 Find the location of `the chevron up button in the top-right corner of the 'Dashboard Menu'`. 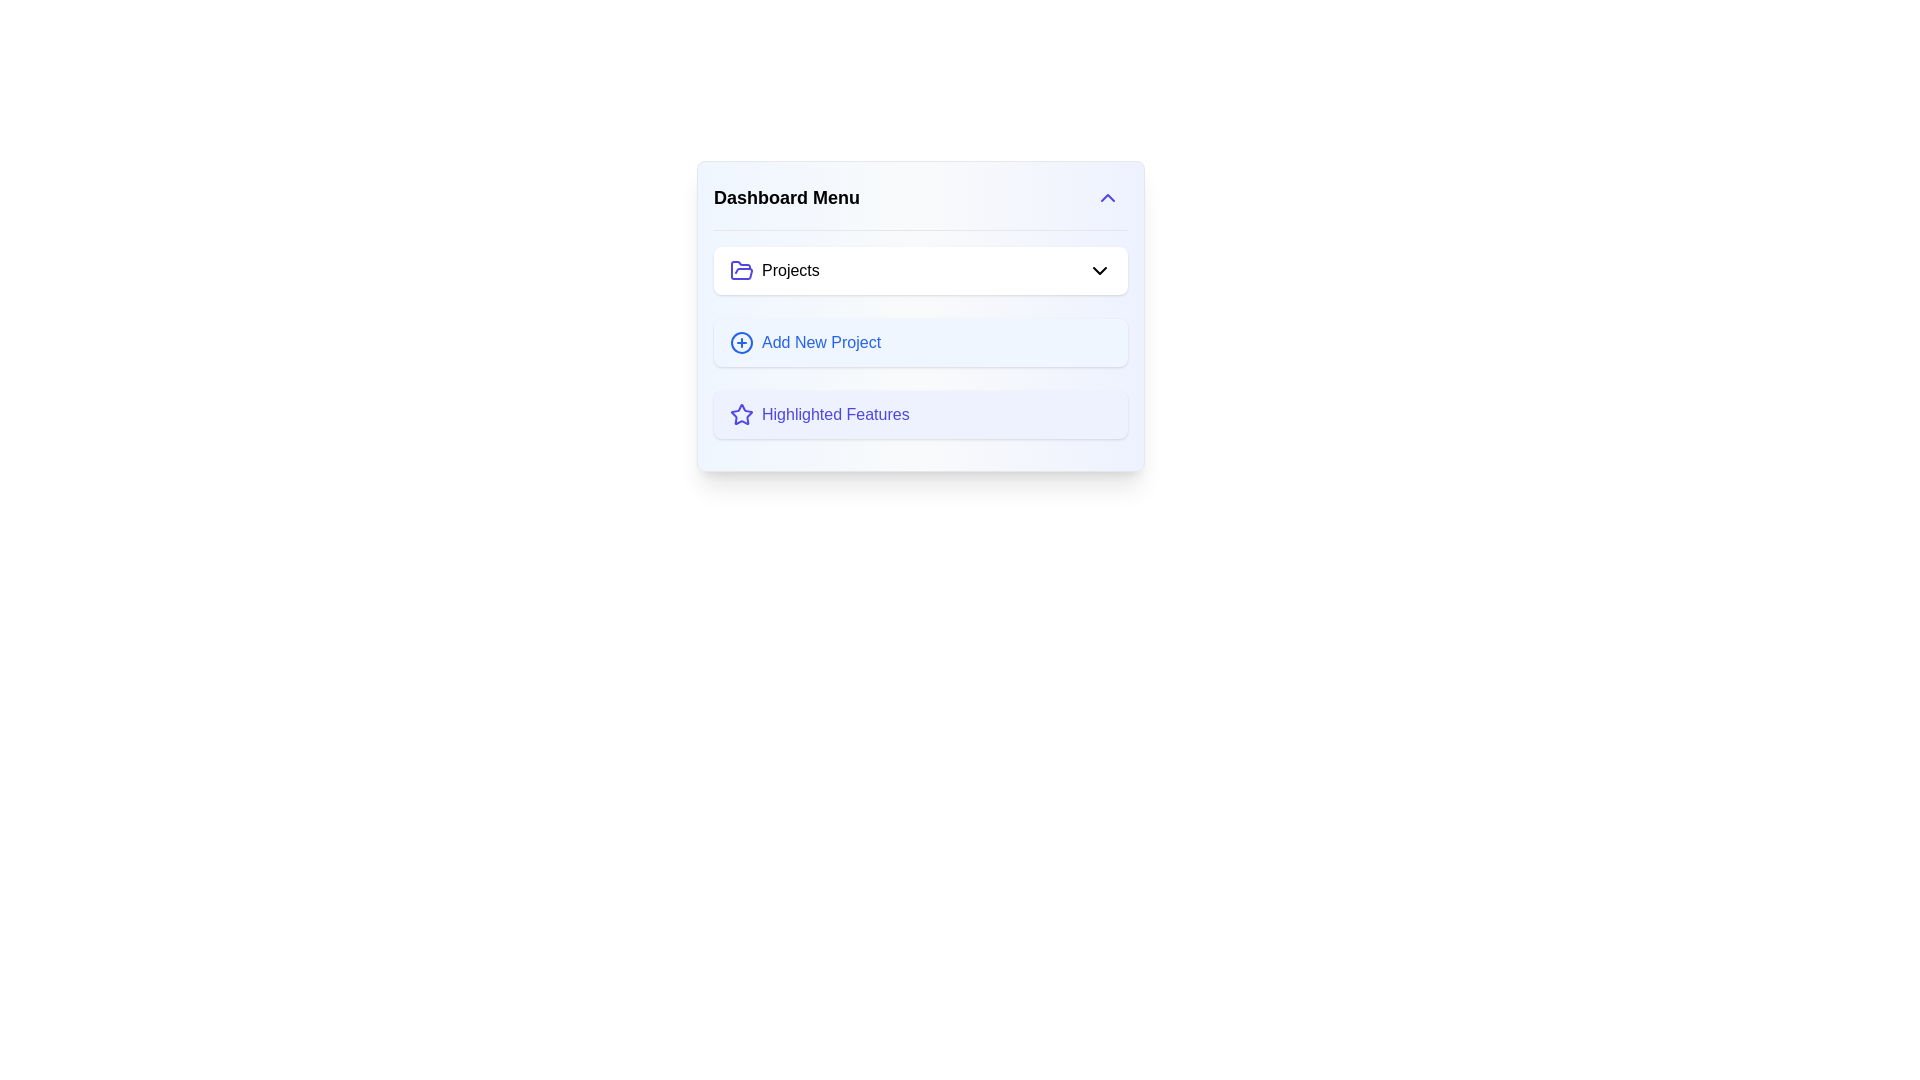

the chevron up button in the top-right corner of the 'Dashboard Menu' is located at coordinates (1107, 197).